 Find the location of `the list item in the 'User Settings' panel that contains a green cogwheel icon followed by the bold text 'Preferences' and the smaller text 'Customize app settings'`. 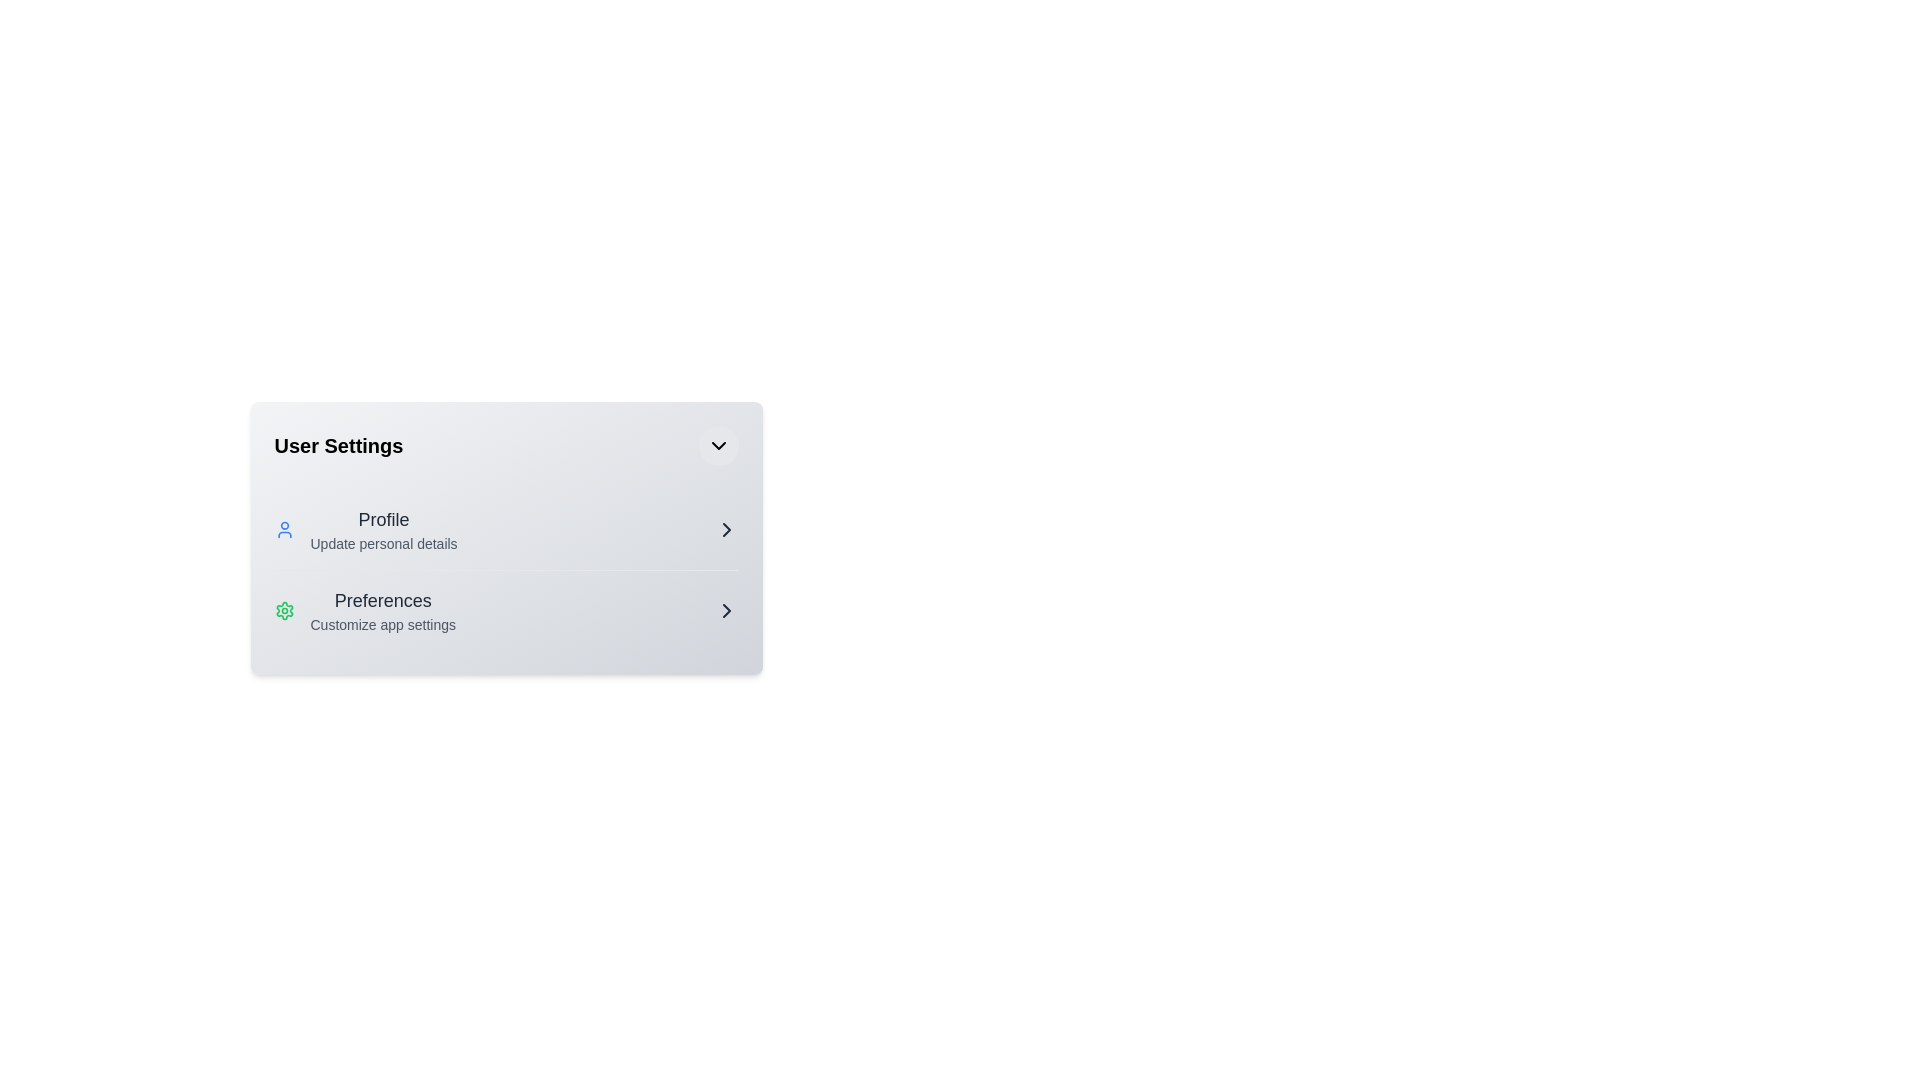

the list item in the 'User Settings' panel that contains a green cogwheel icon followed by the bold text 'Preferences' and the smaller text 'Customize app settings' is located at coordinates (365, 609).